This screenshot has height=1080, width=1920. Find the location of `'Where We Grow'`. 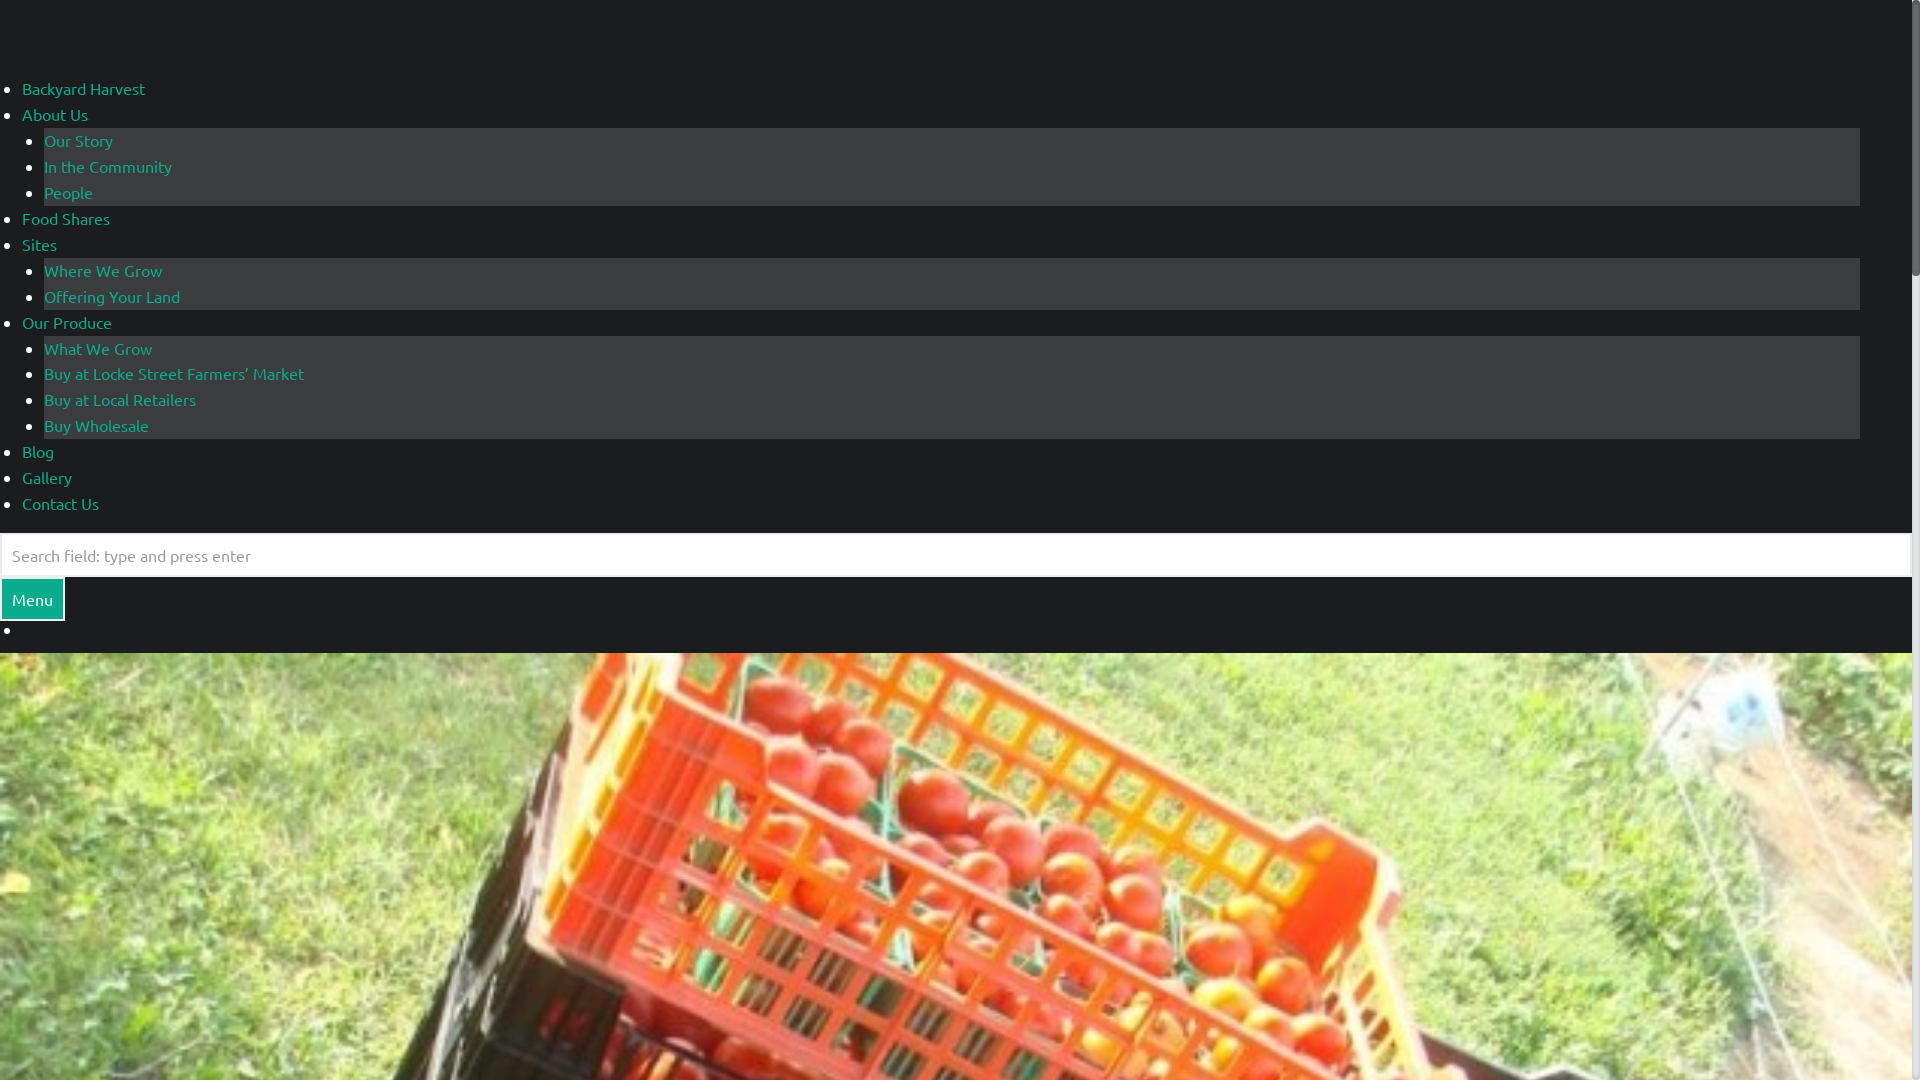

'Where We Grow' is located at coordinates (101, 270).